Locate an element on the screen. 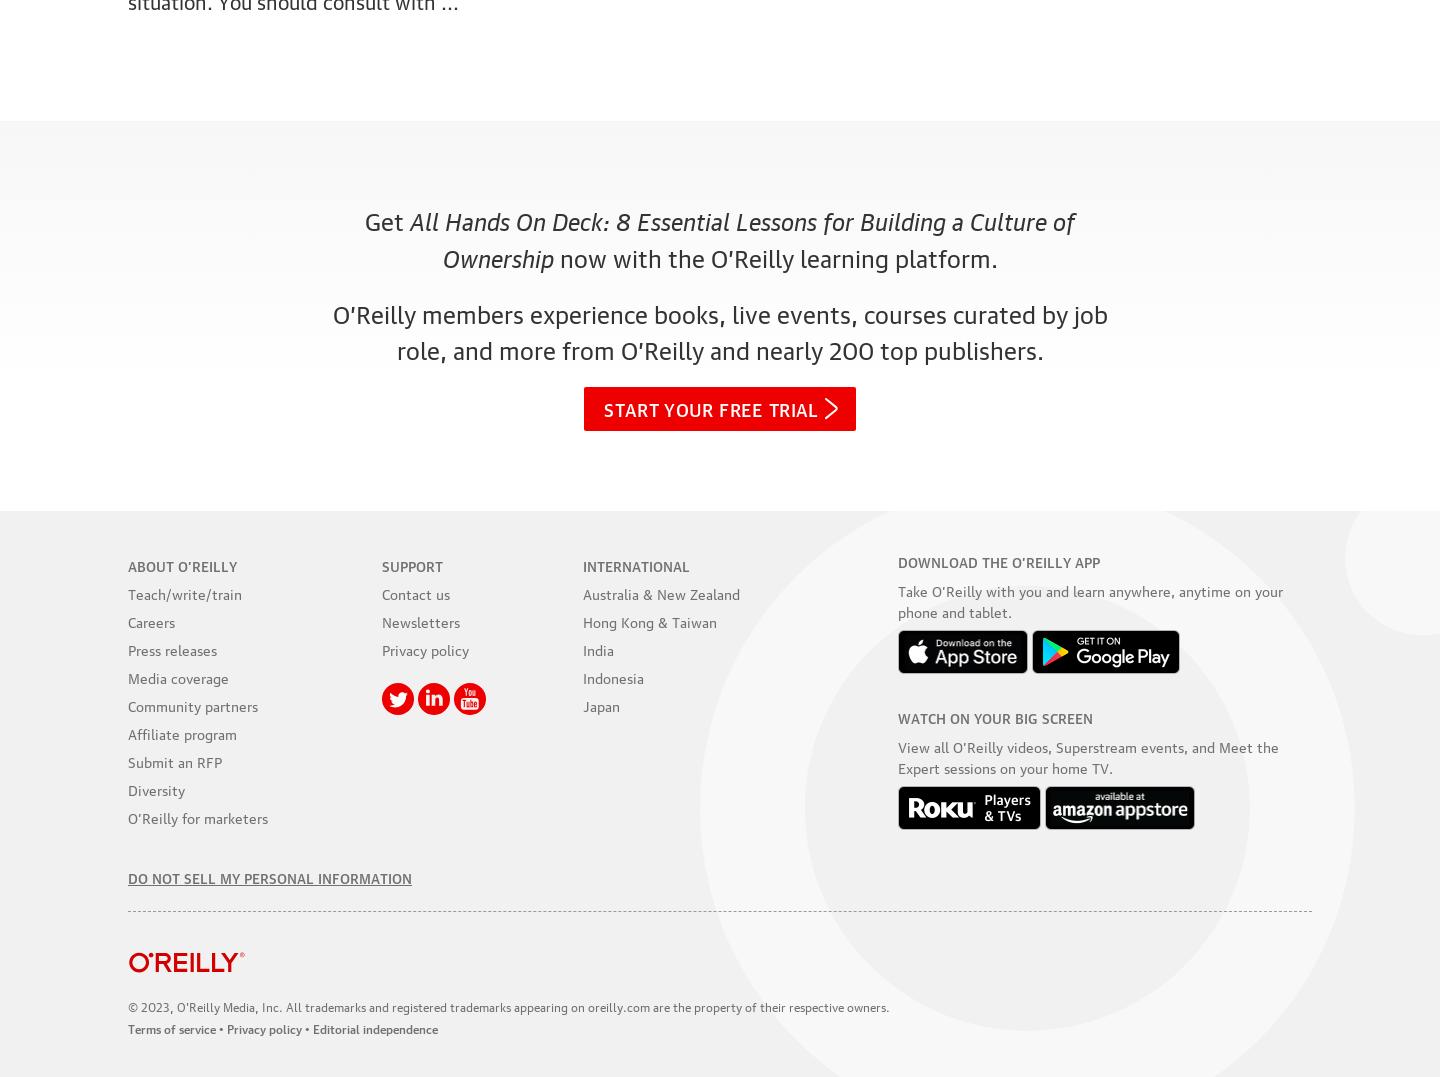 This screenshot has width=1440, height=1077. 'O’Reilly for marketers' is located at coordinates (198, 816).